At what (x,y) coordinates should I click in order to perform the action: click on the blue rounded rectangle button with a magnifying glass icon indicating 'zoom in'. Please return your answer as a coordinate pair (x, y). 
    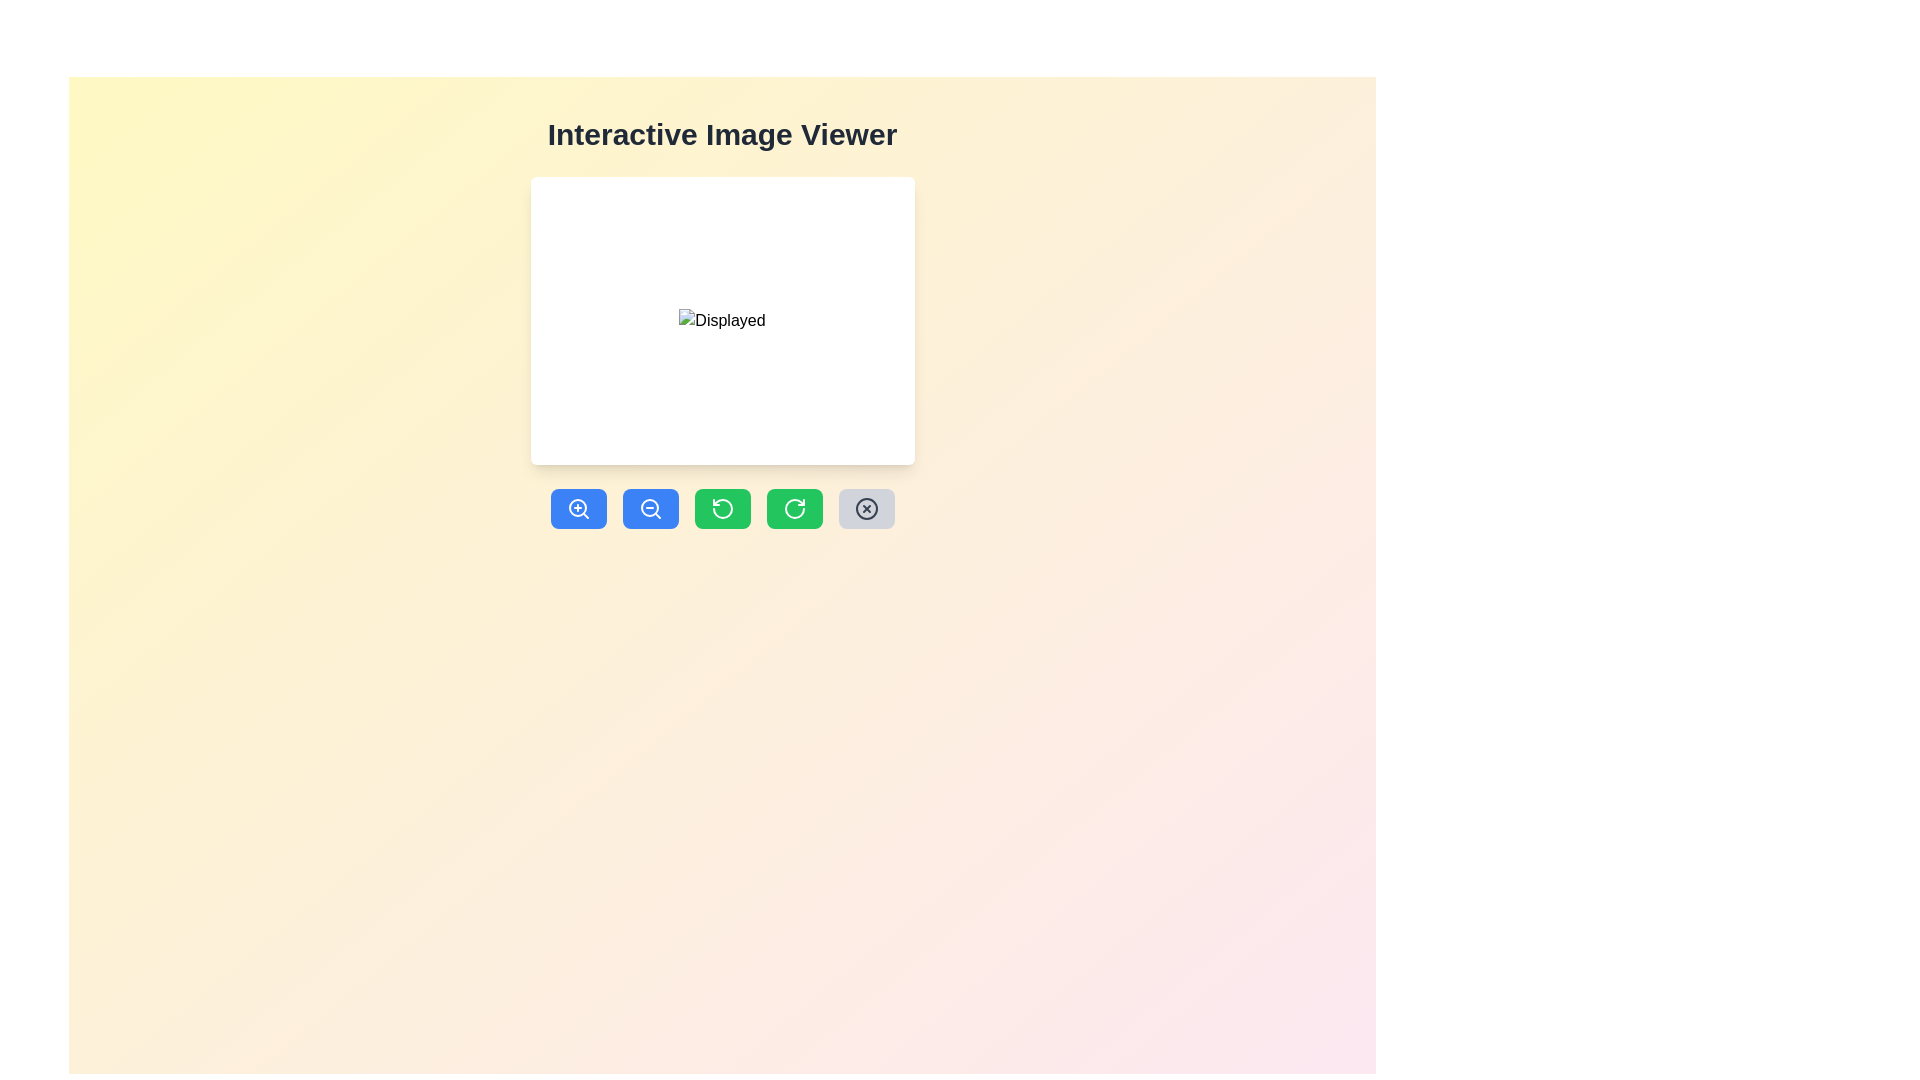
    Looking at the image, I should click on (577, 508).